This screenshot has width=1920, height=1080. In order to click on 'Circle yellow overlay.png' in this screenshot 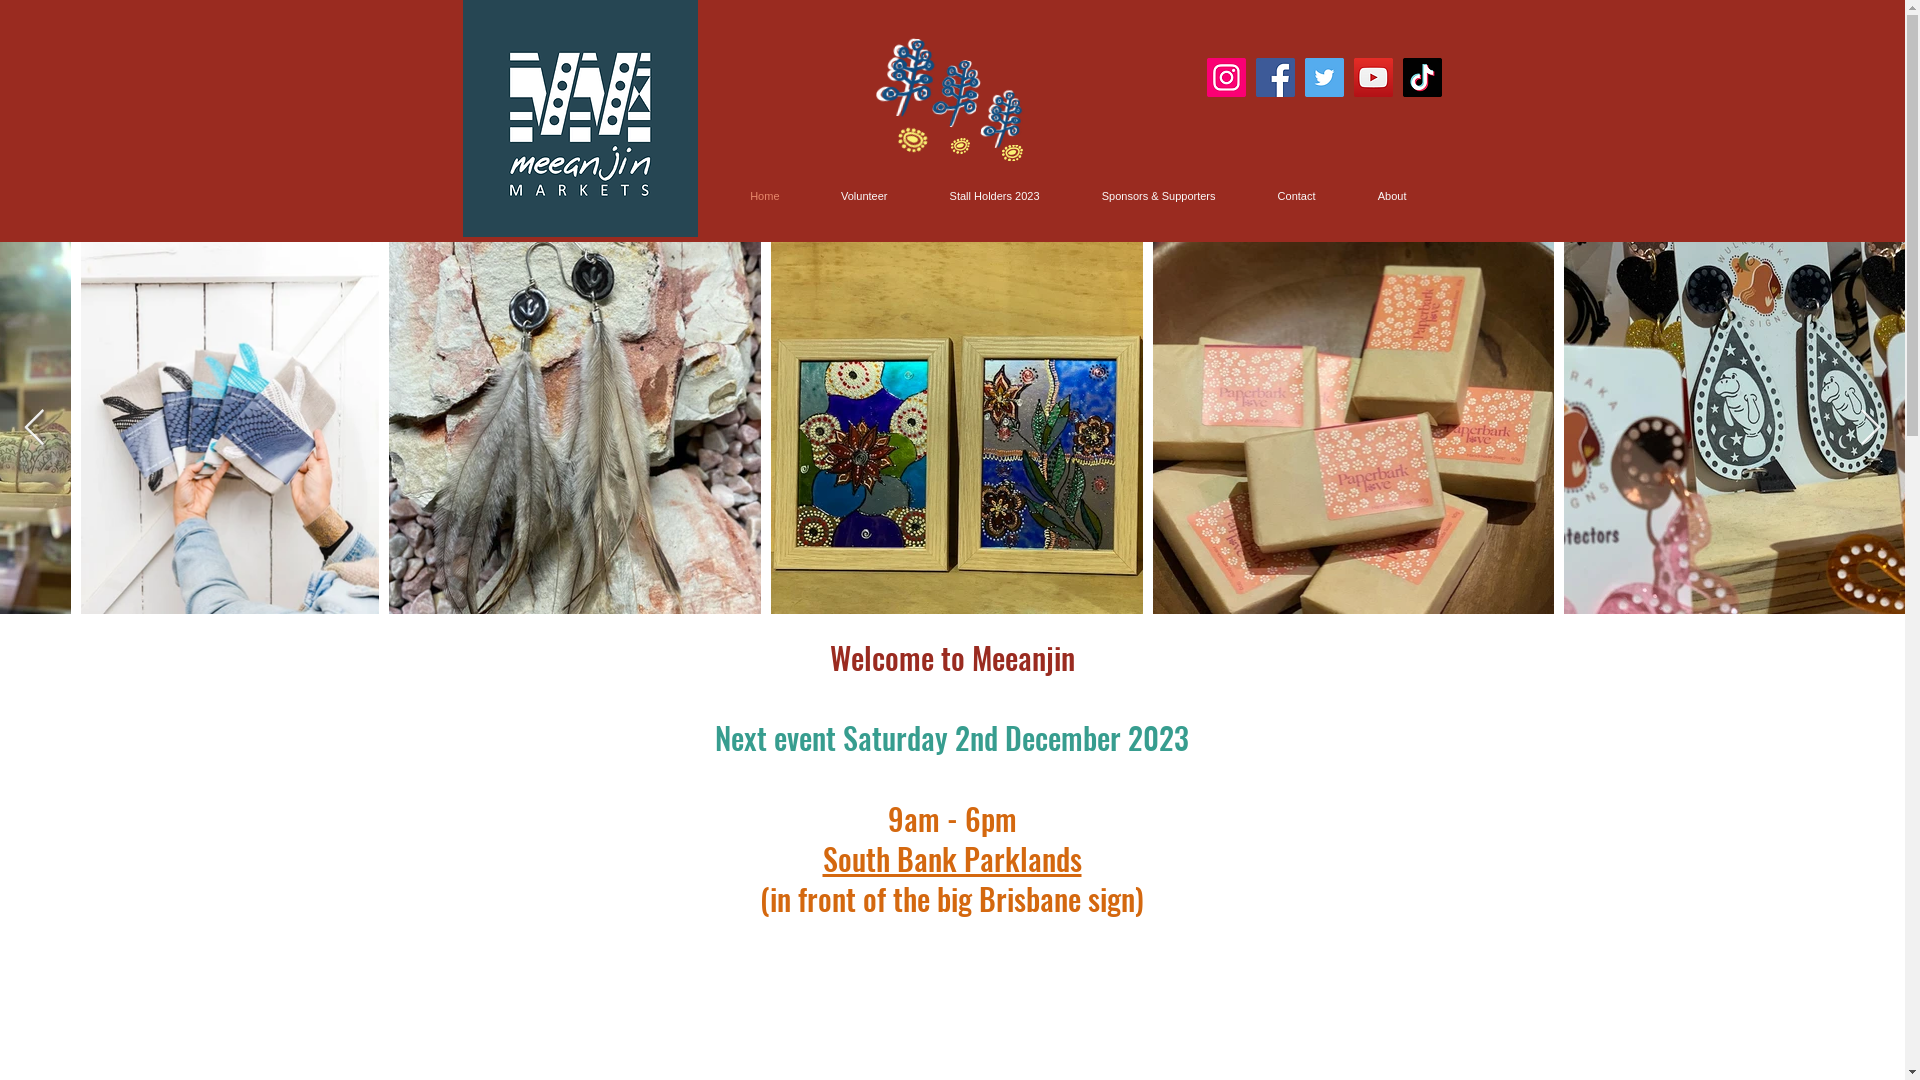, I will do `click(906, 134)`.